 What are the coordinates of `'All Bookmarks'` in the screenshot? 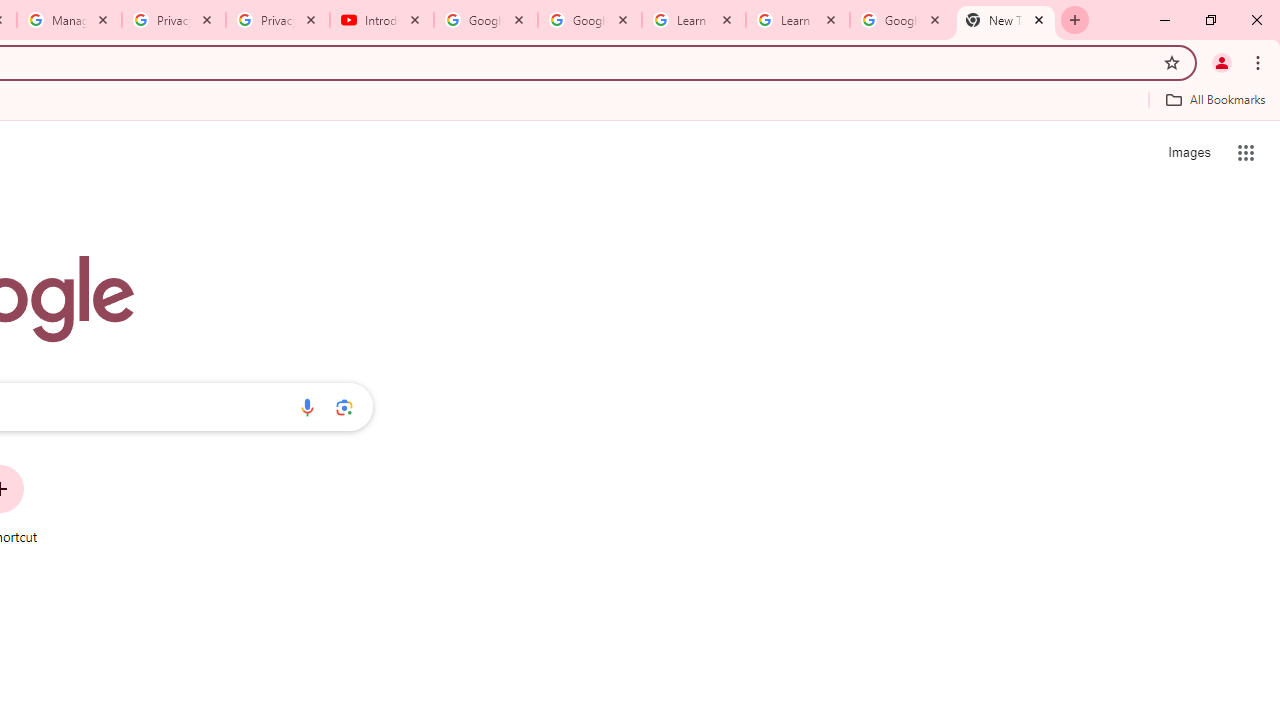 It's located at (1214, 99).